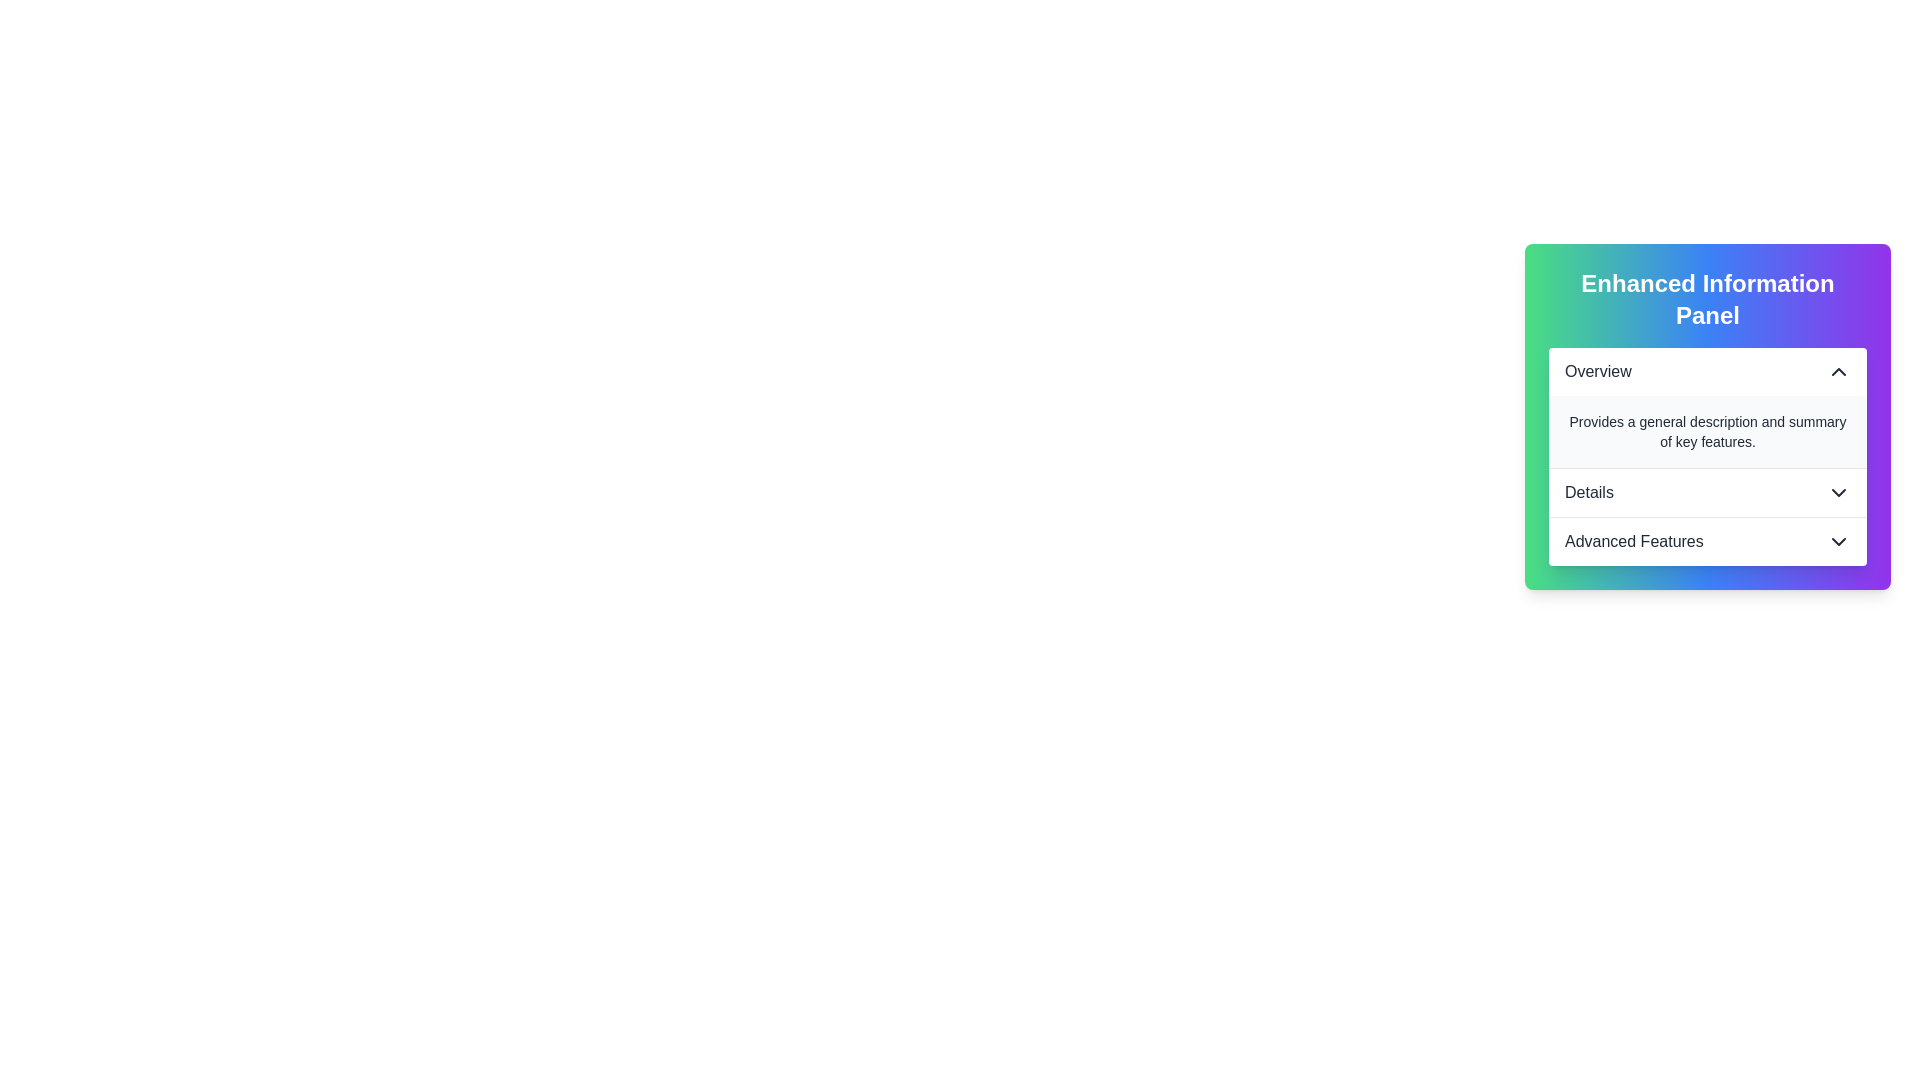 The image size is (1920, 1080). Describe the element at coordinates (1588, 493) in the screenshot. I see `text label displaying 'Details' which is horizontally centered in the second section of the 'Enhanced Information Panel', located between 'Overview' and 'Advanced Features'` at that location.